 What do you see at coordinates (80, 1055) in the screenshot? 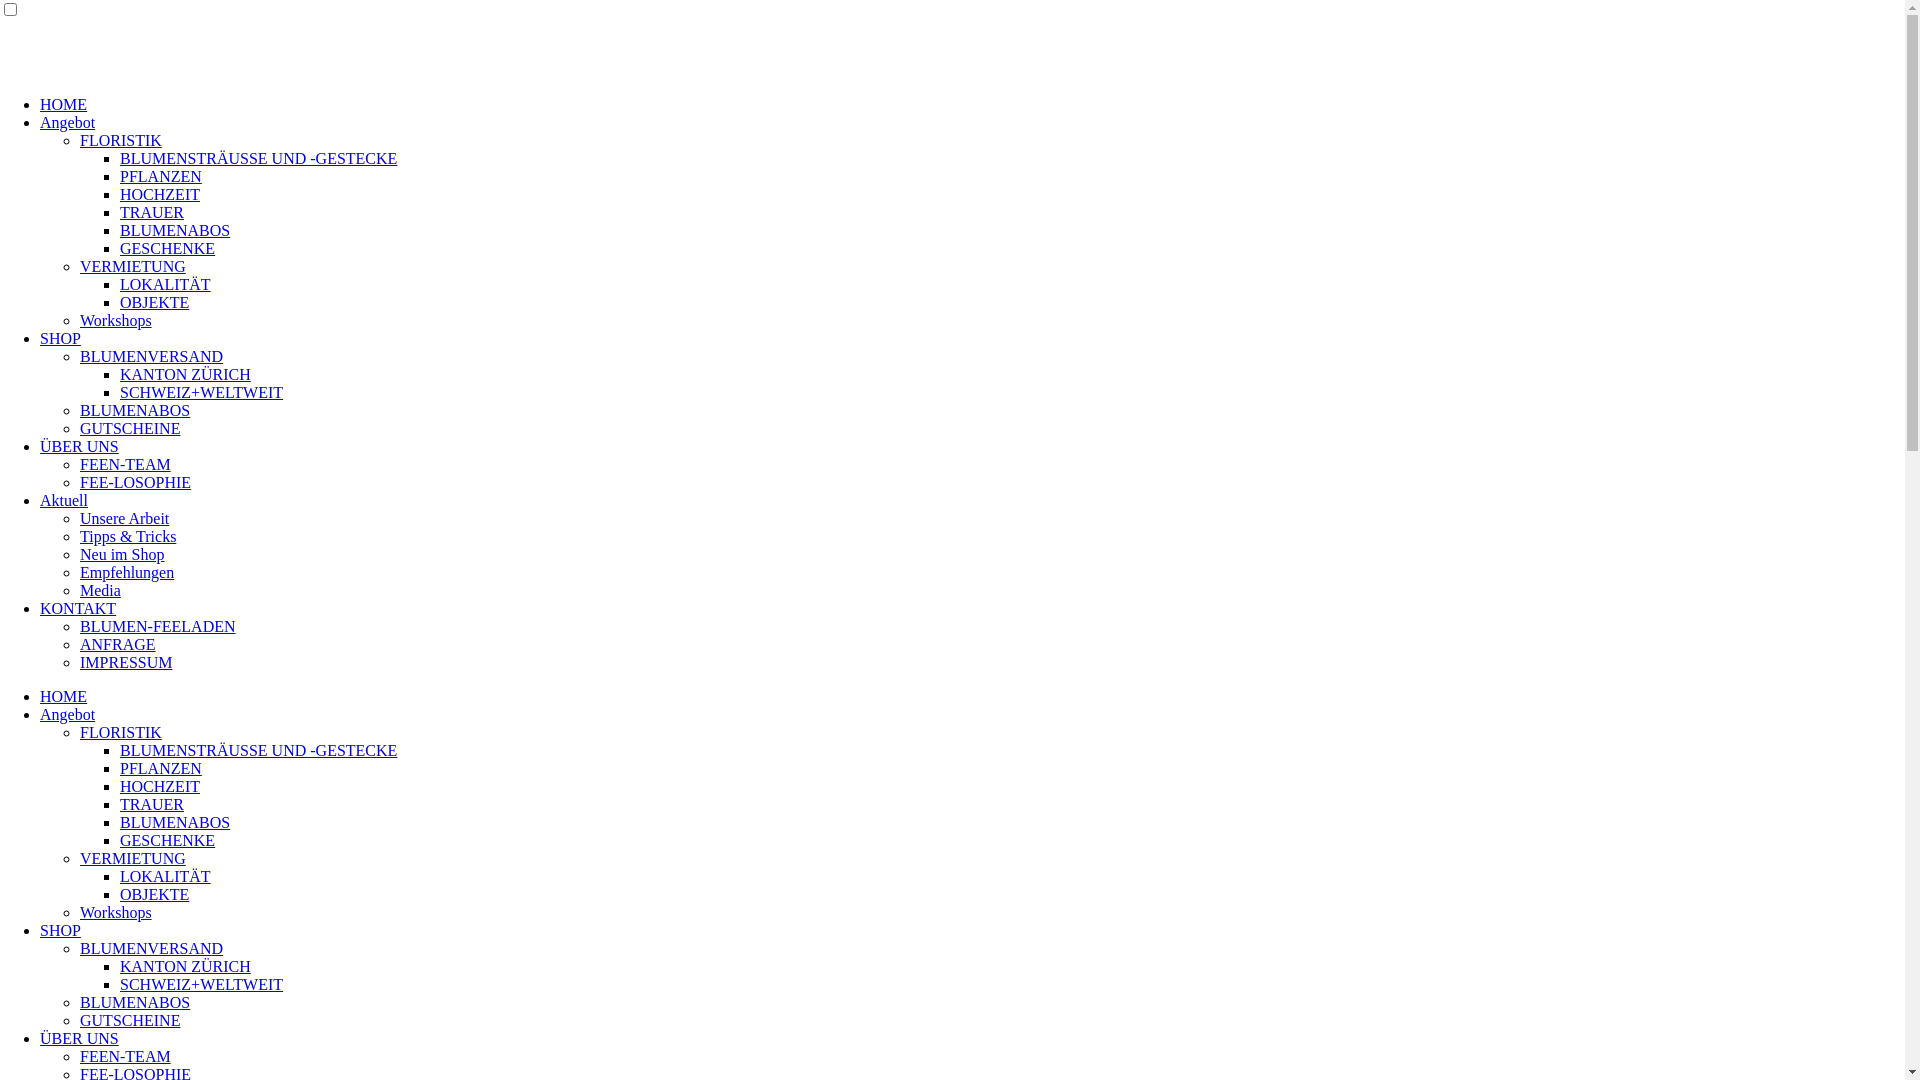
I see `'FEEN-TEAM'` at bounding box center [80, 1055].